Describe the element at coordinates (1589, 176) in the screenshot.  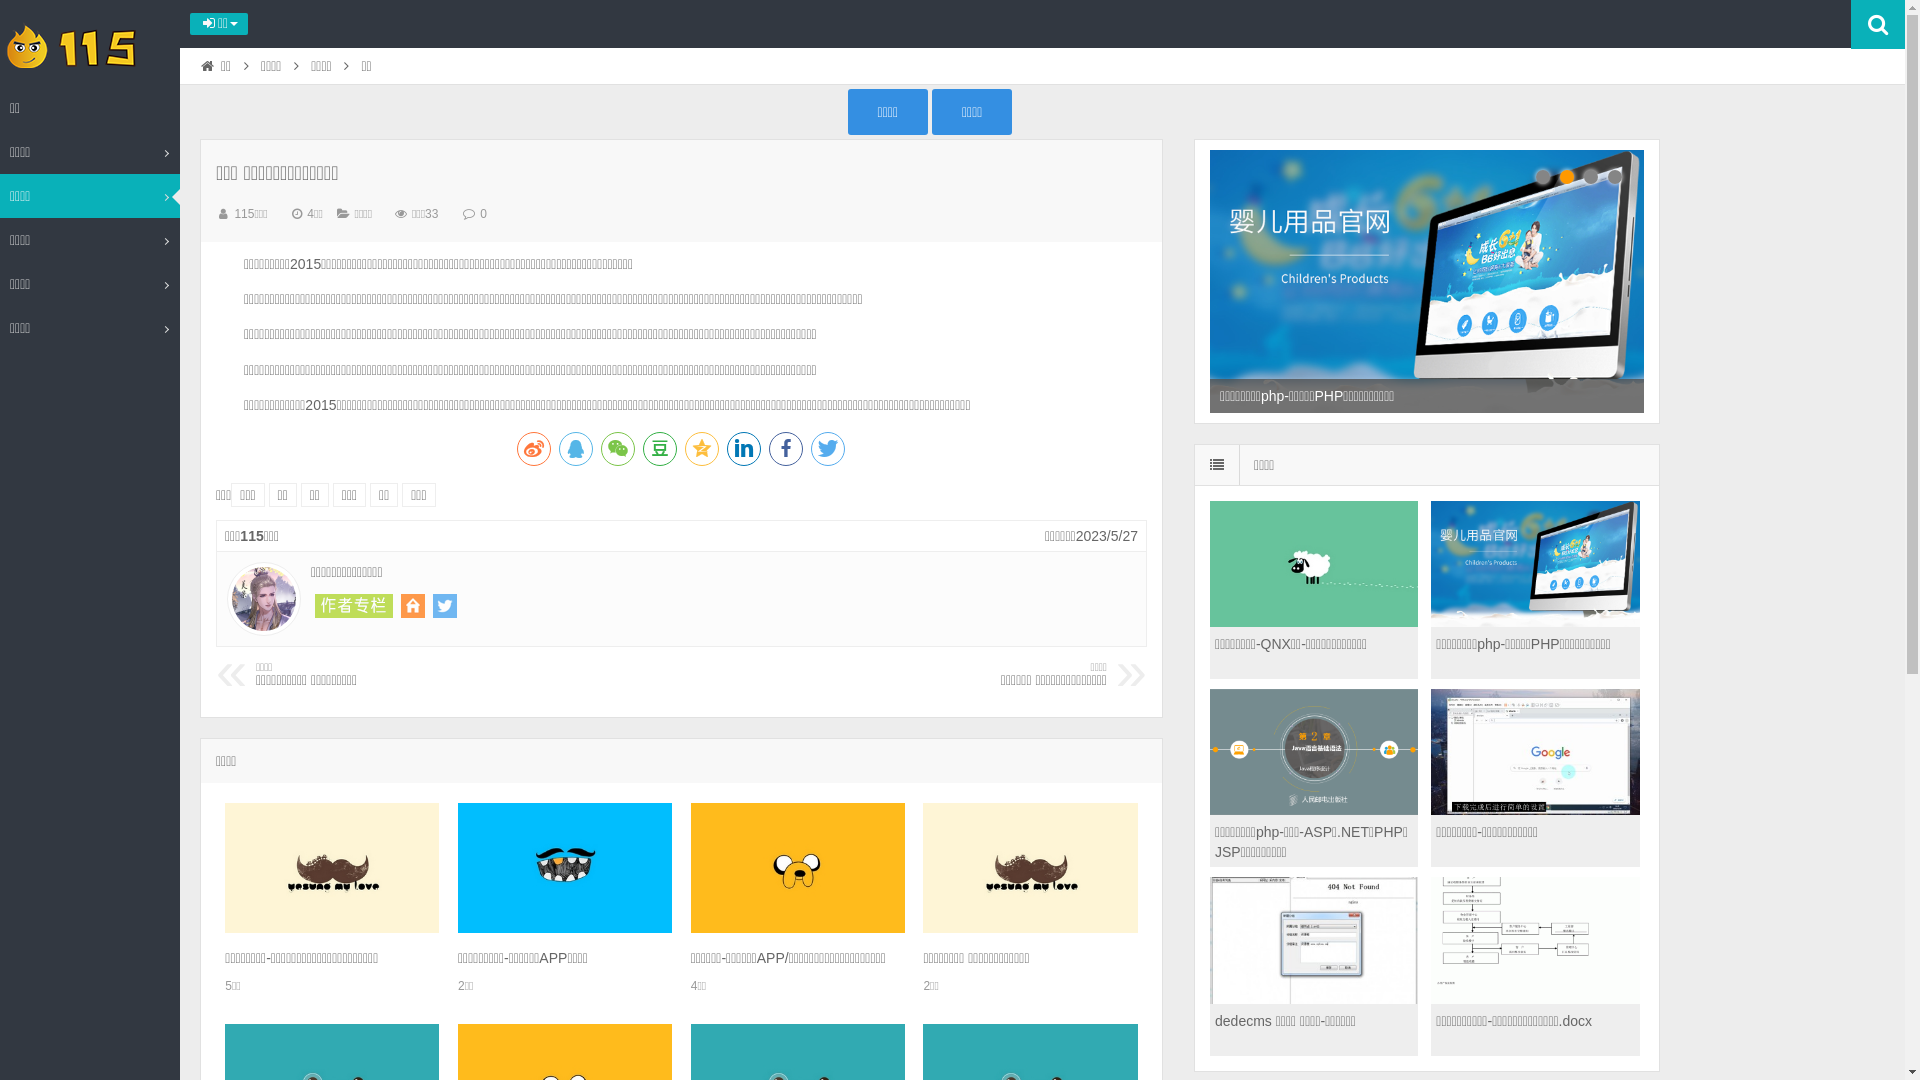
I see `'3'` at that location.